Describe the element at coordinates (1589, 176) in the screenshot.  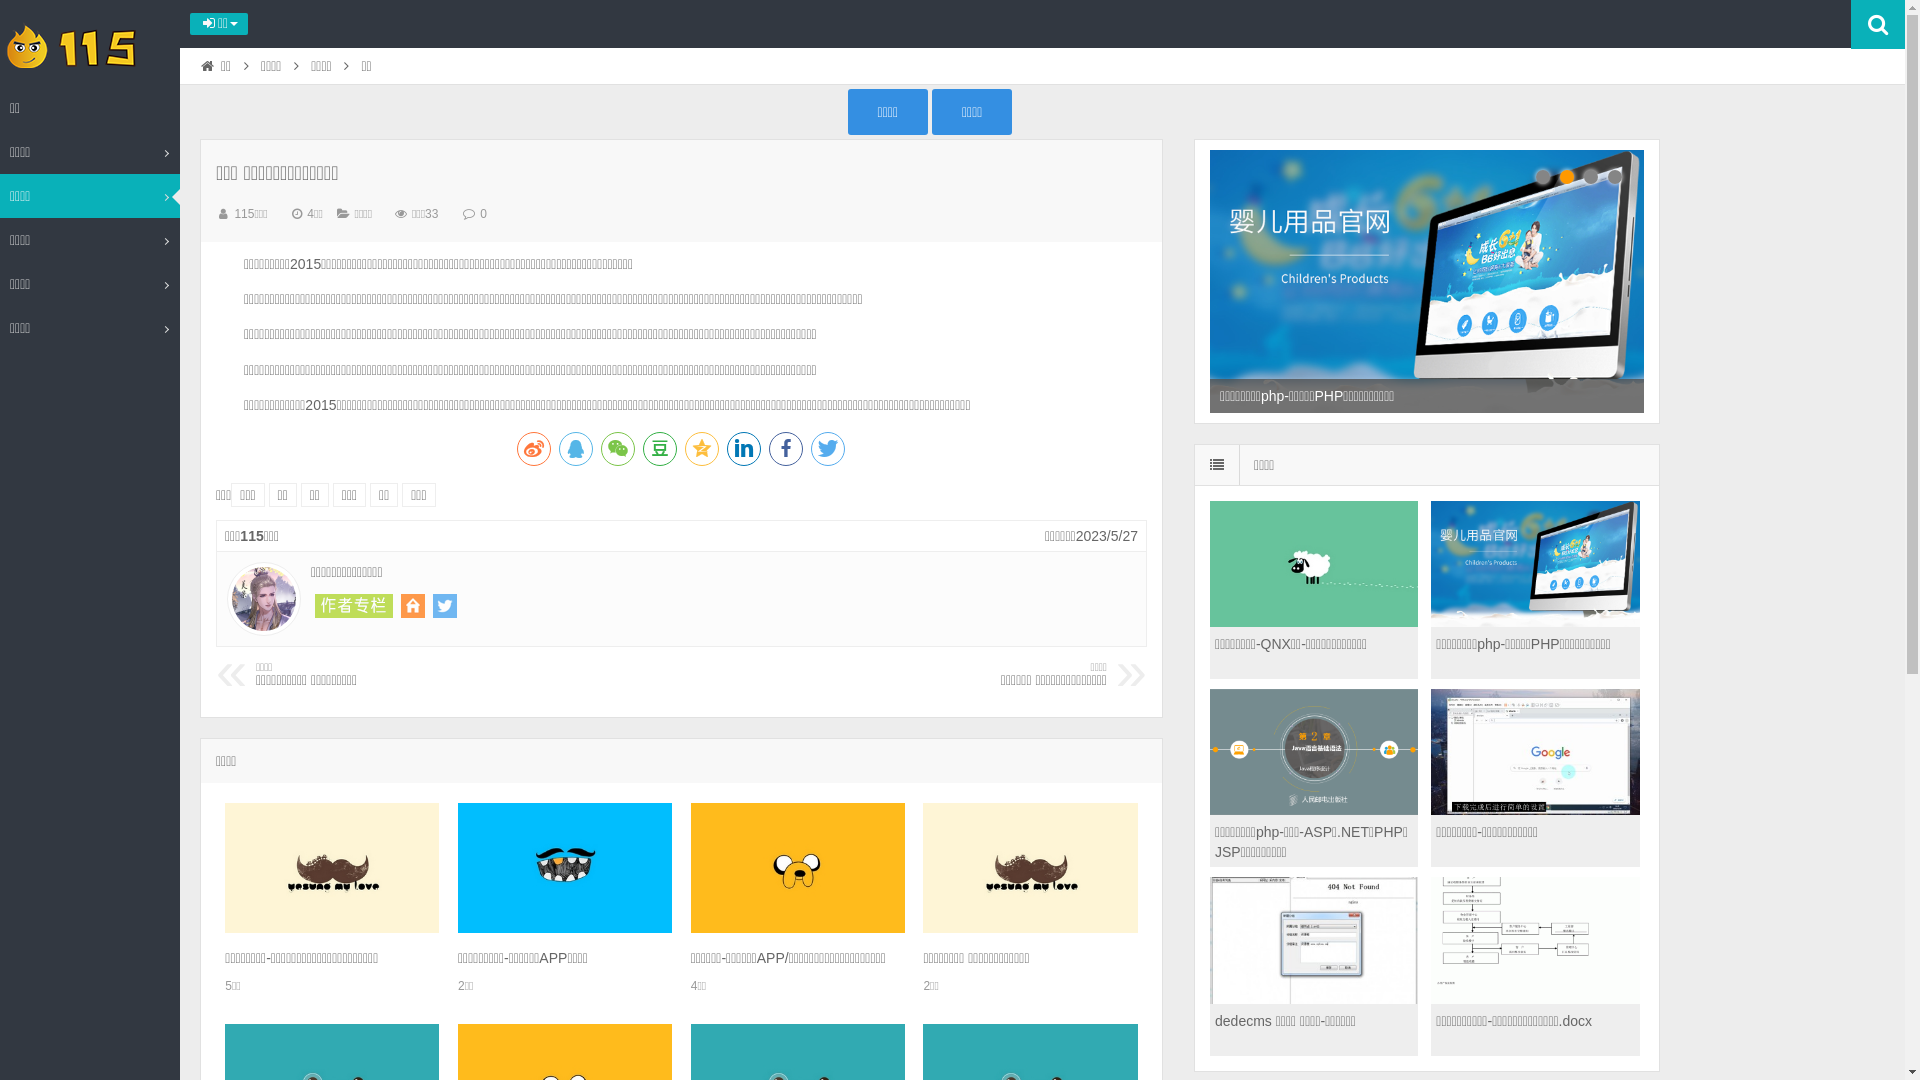
I see `'3'` at that location.